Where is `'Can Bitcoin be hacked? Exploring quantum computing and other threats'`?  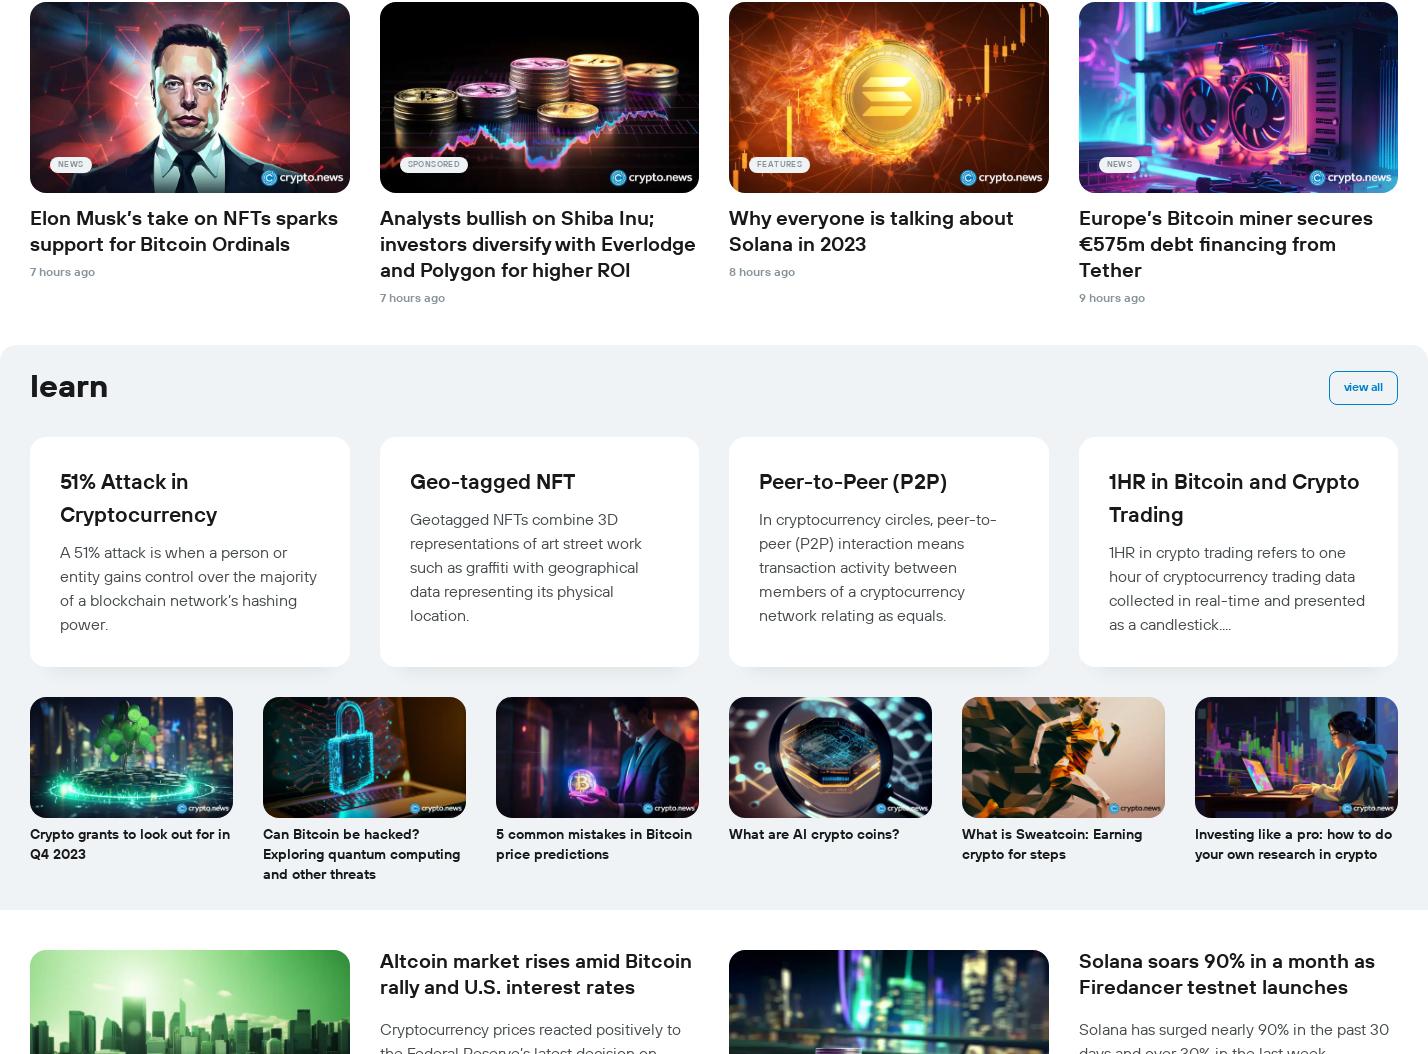
'Can Bitcoin be hacked? Exploring quantum computing and other threats' is located at coordinates (361, 855).